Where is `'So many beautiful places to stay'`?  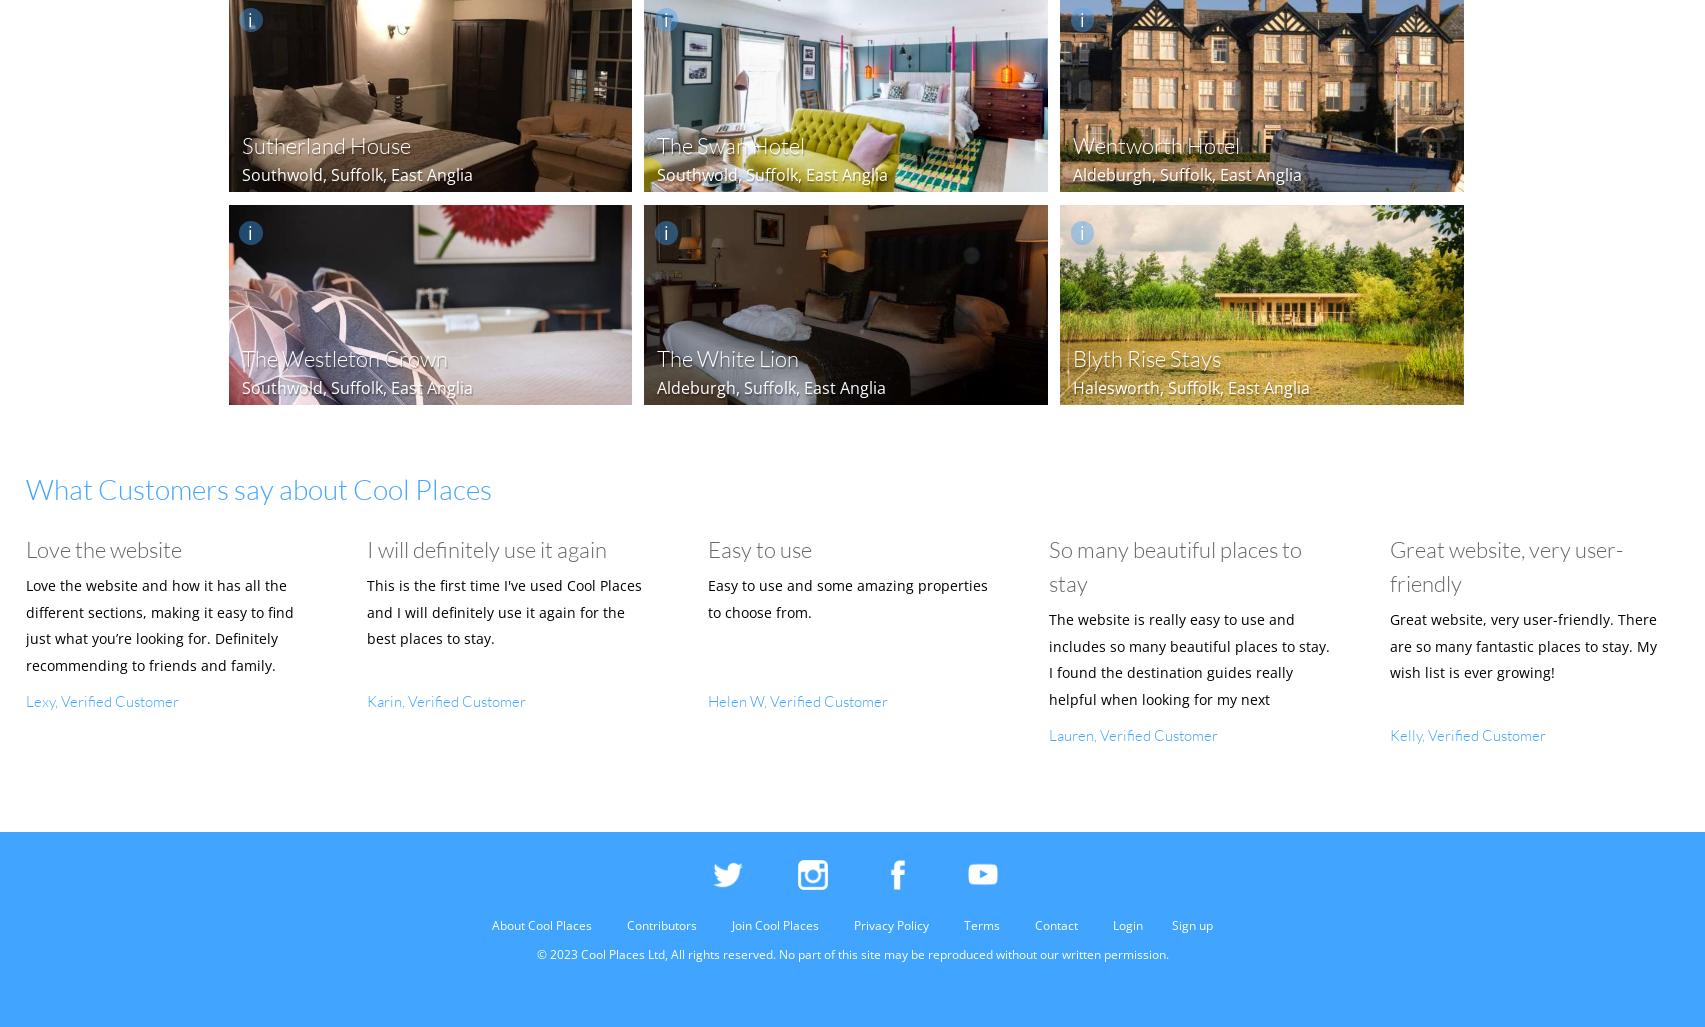
'So many beautiful places to stay' is located at coordinates (1175, 564).